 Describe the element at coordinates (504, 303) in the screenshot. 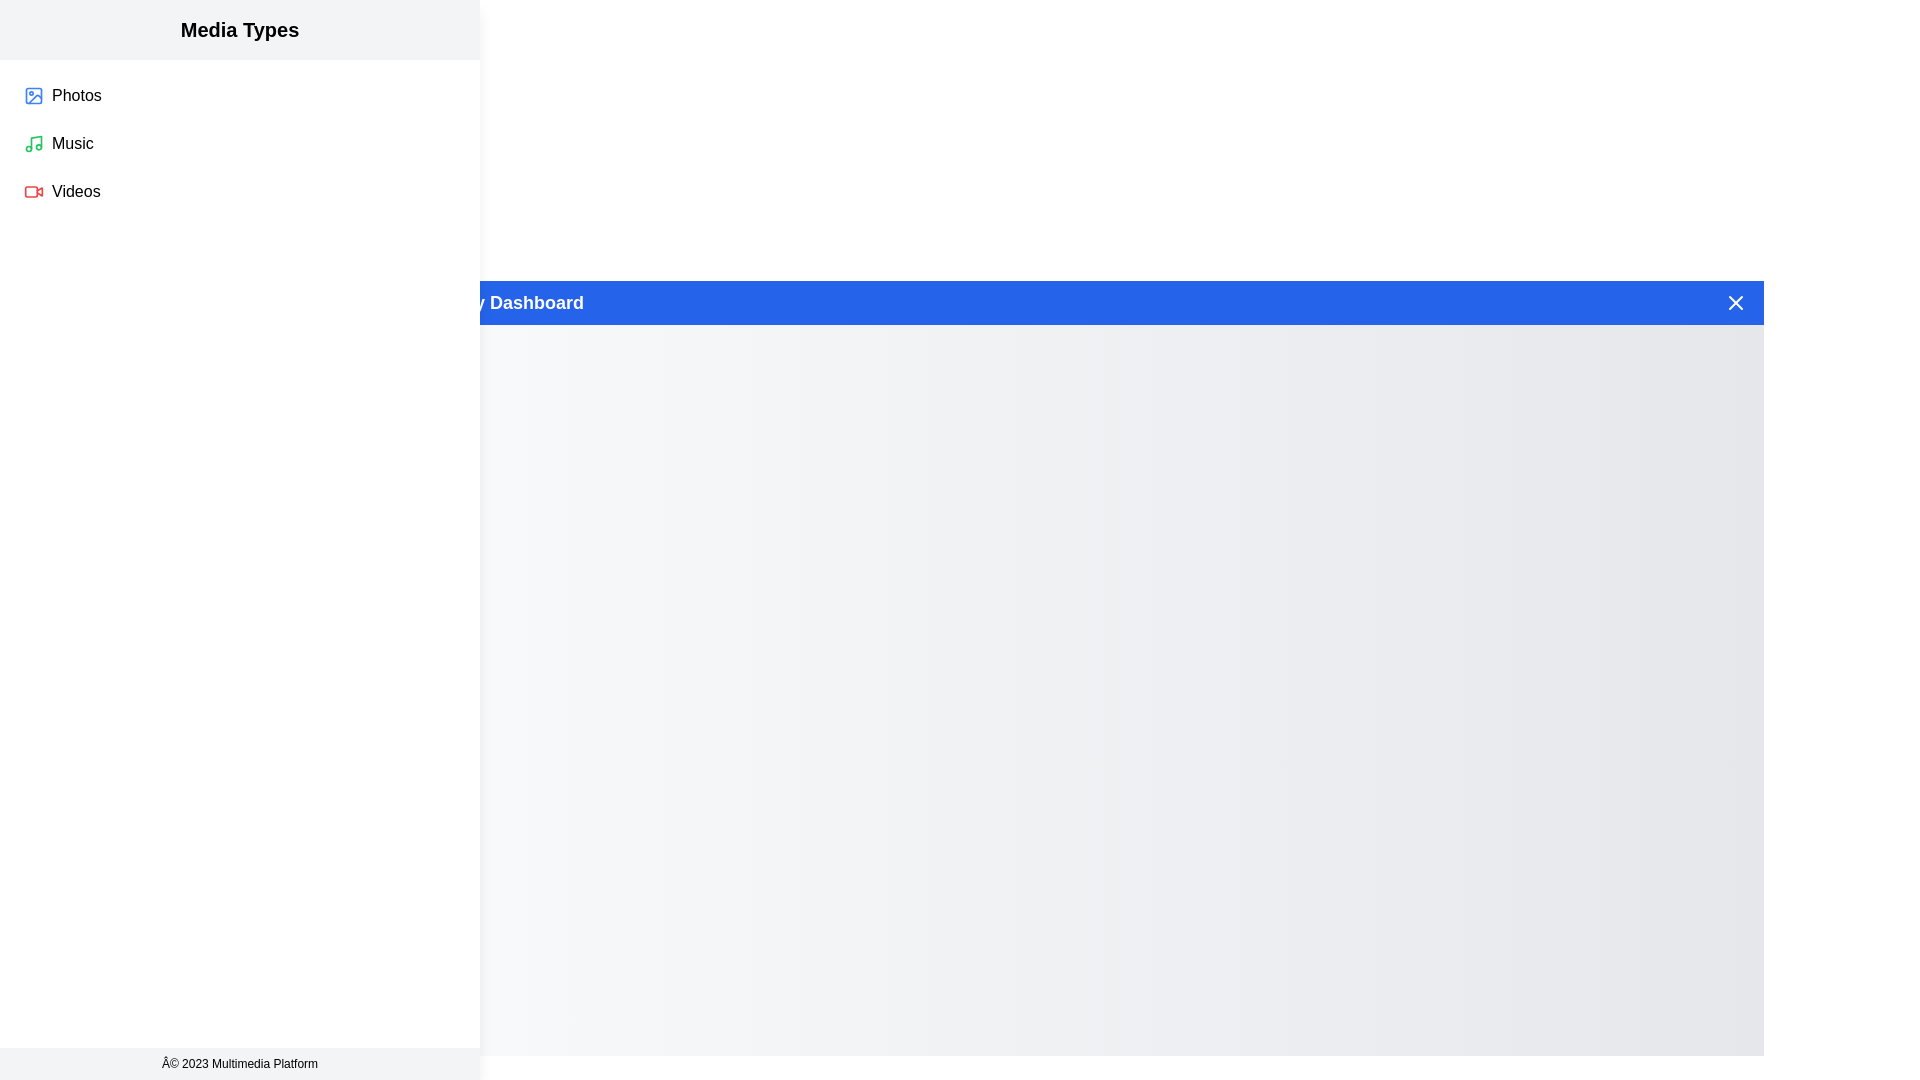

I see `the 'Gallery Dashboard' text label, which is styled in large bold white font on a blue background, positioned at the center-top of the interface and aligned to the left` at that location.